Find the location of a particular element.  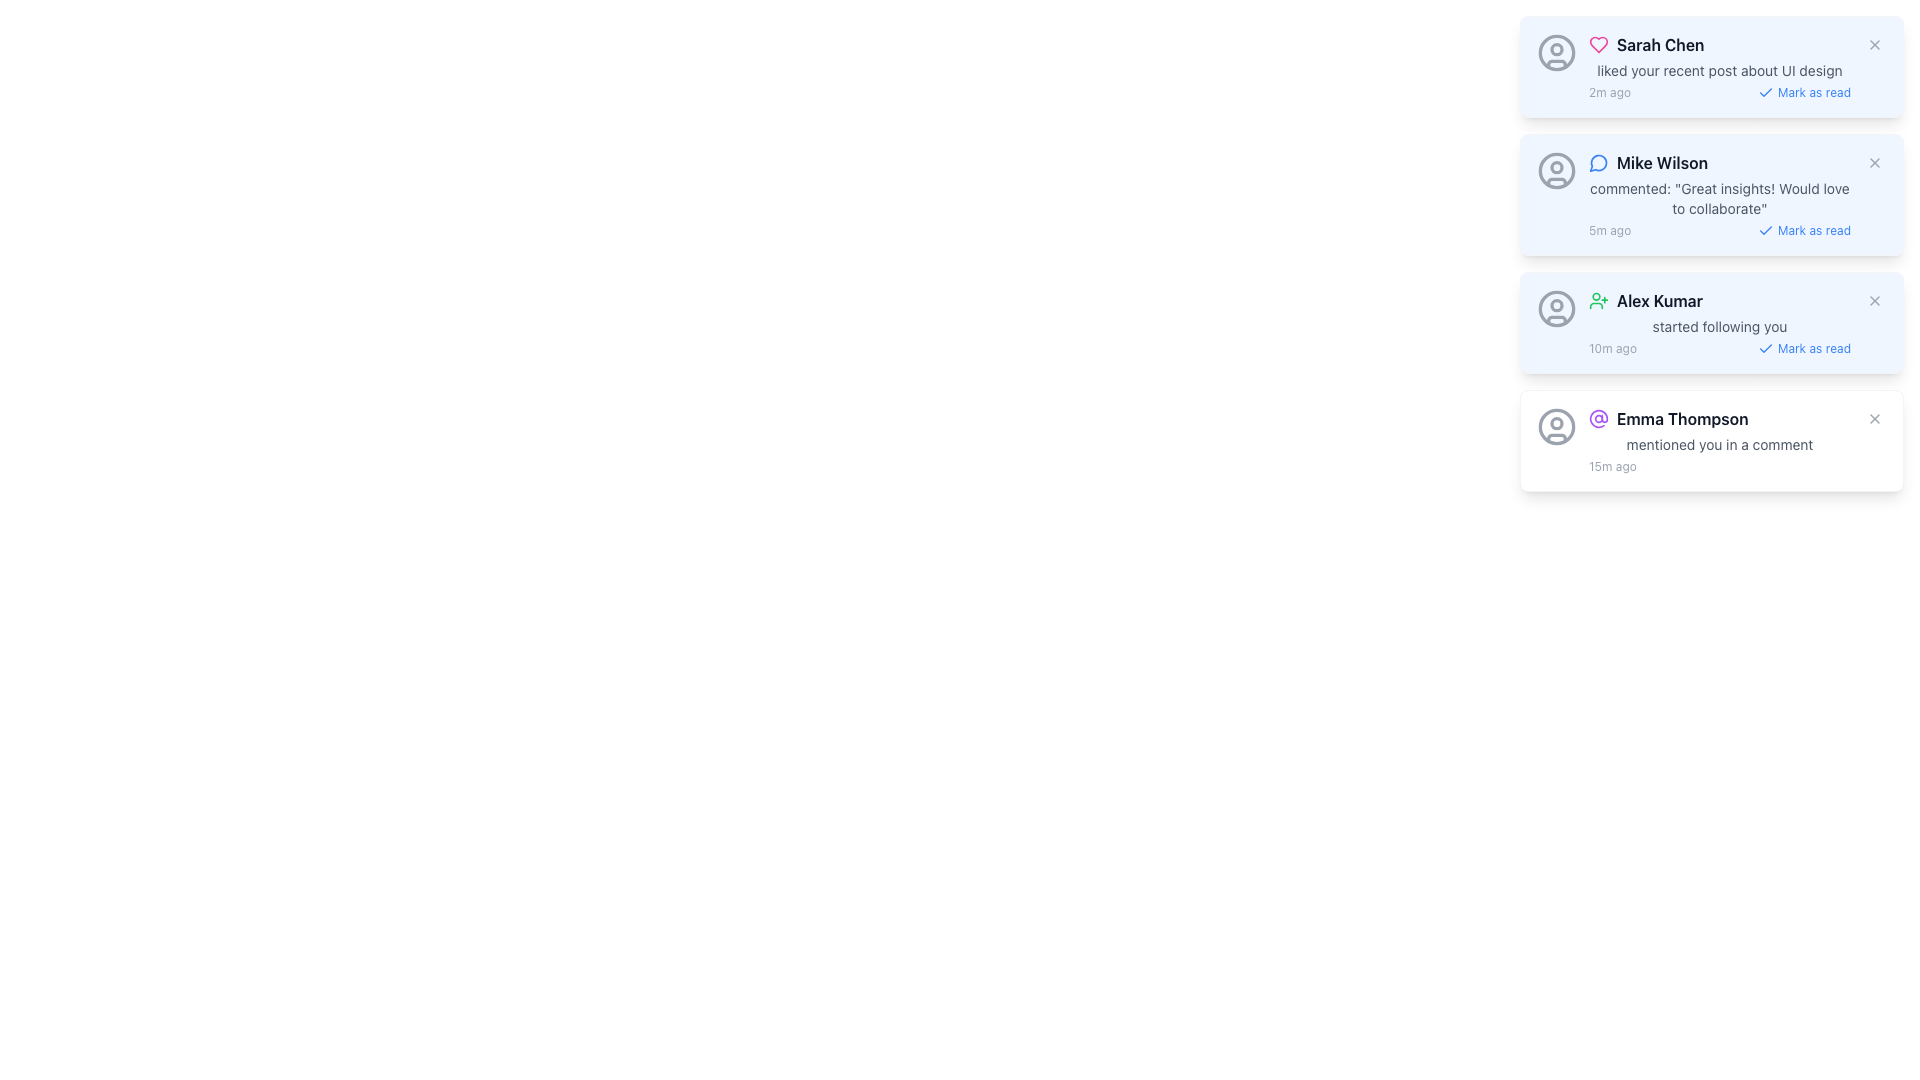

the 'like' icon located to the left of the name text 'Sarah Chen' in the notification component is located at coordinates (1597, 45).